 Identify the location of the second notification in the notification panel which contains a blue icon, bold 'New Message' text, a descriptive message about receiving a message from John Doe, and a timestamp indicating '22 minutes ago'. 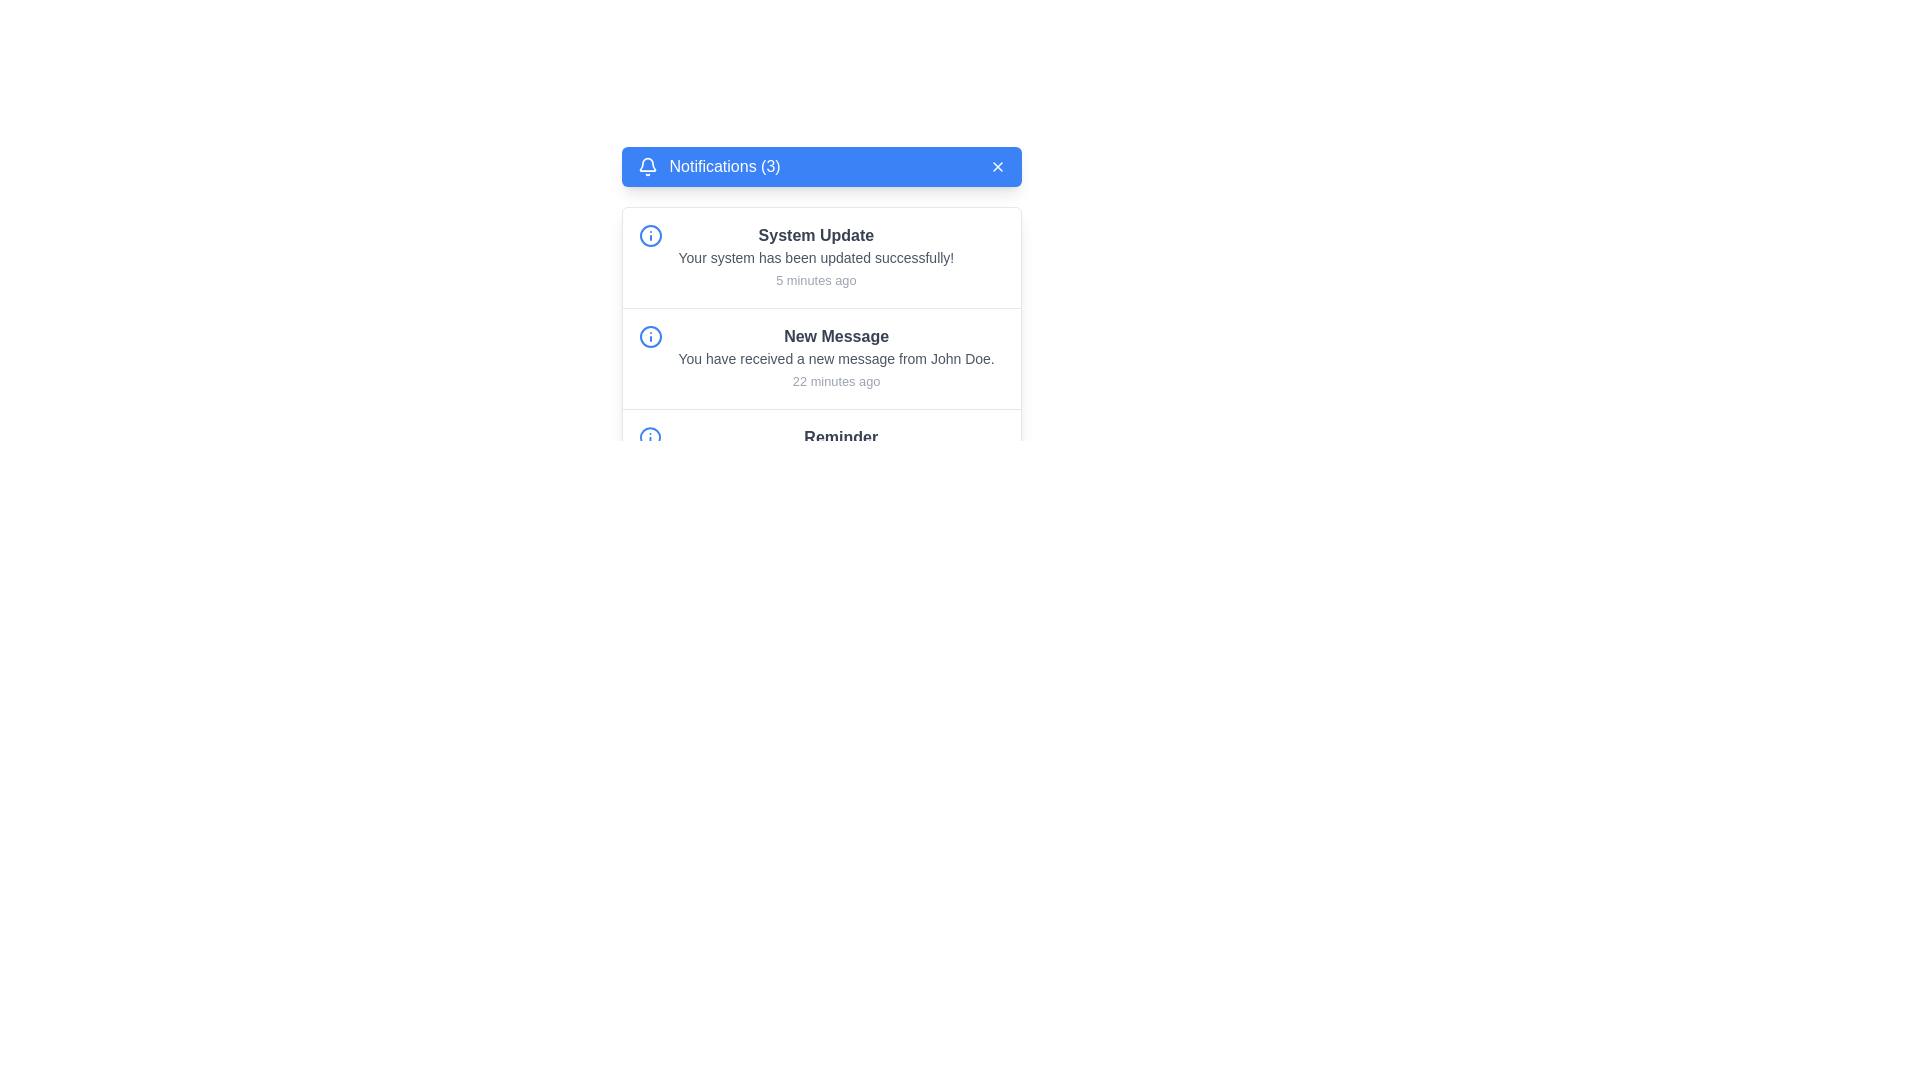
(821, 358).